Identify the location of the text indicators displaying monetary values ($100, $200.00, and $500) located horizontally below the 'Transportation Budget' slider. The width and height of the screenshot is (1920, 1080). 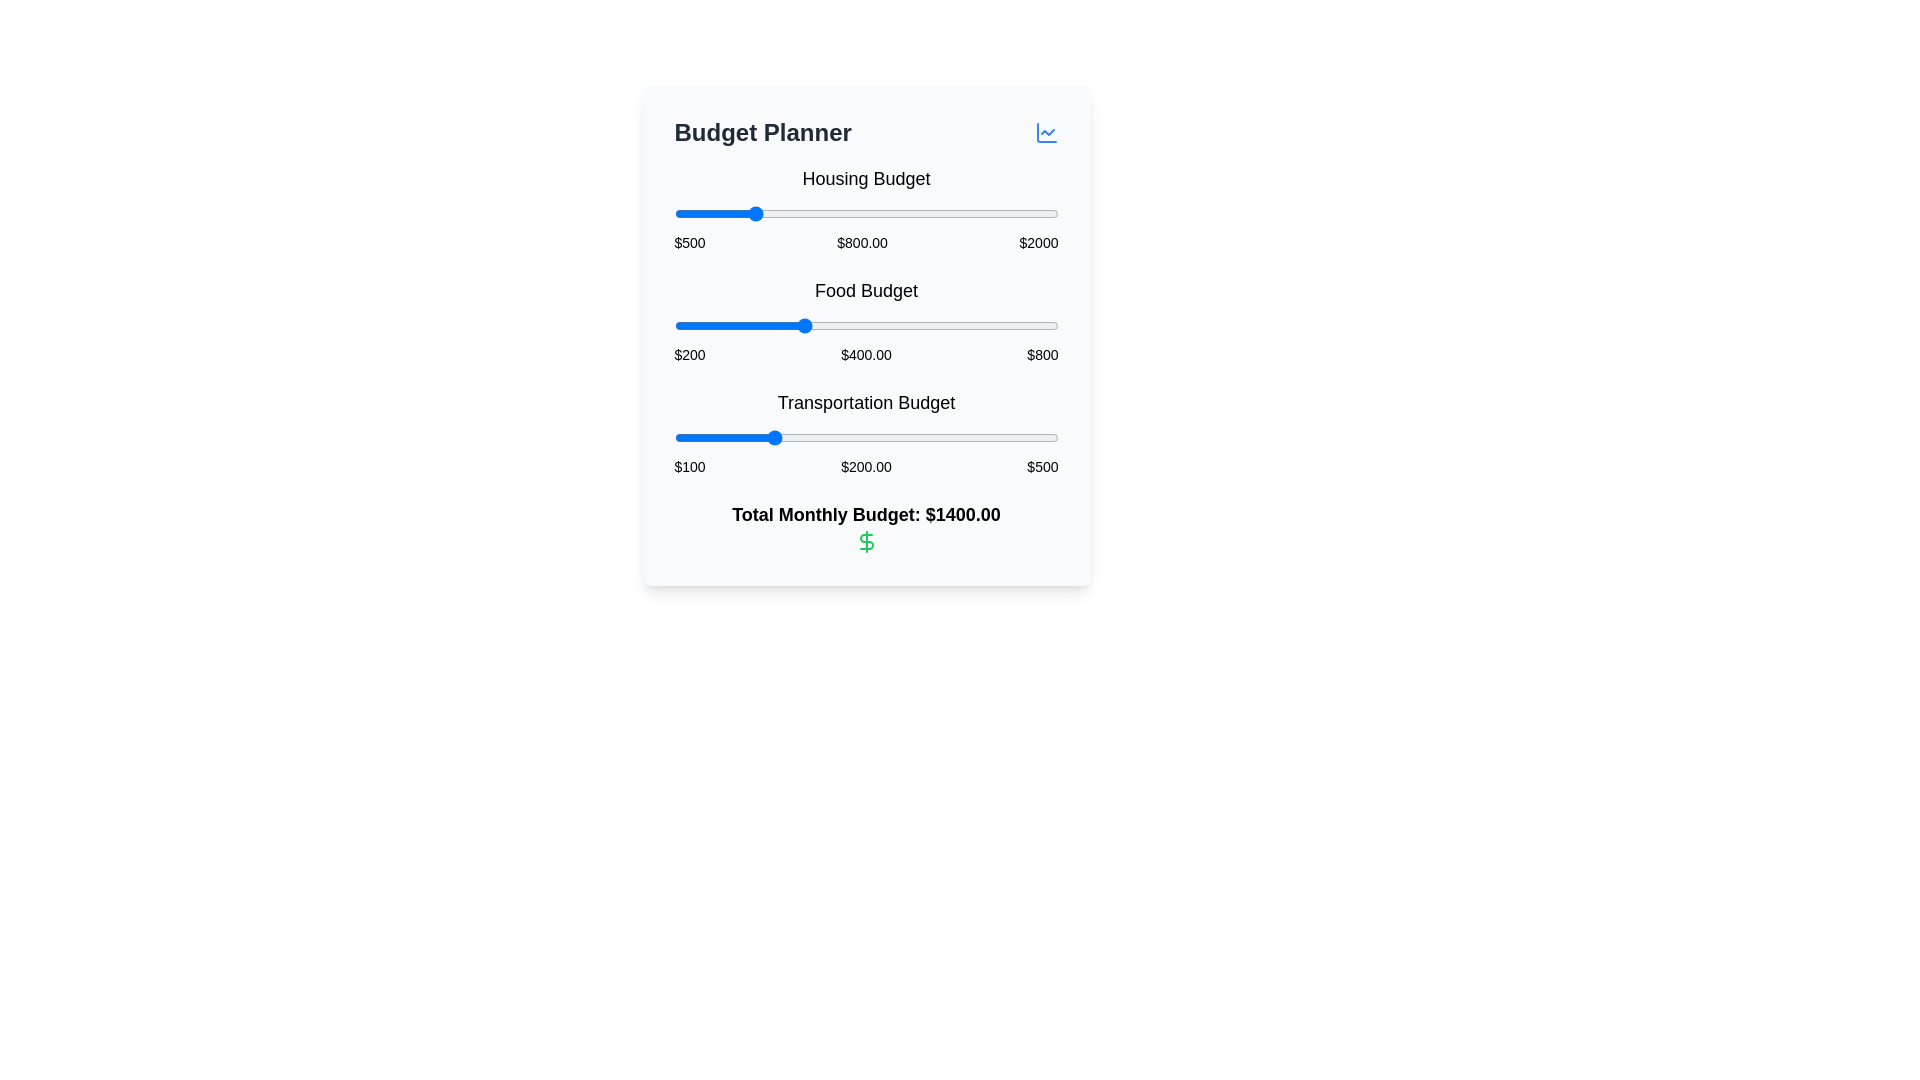
(866, 466).